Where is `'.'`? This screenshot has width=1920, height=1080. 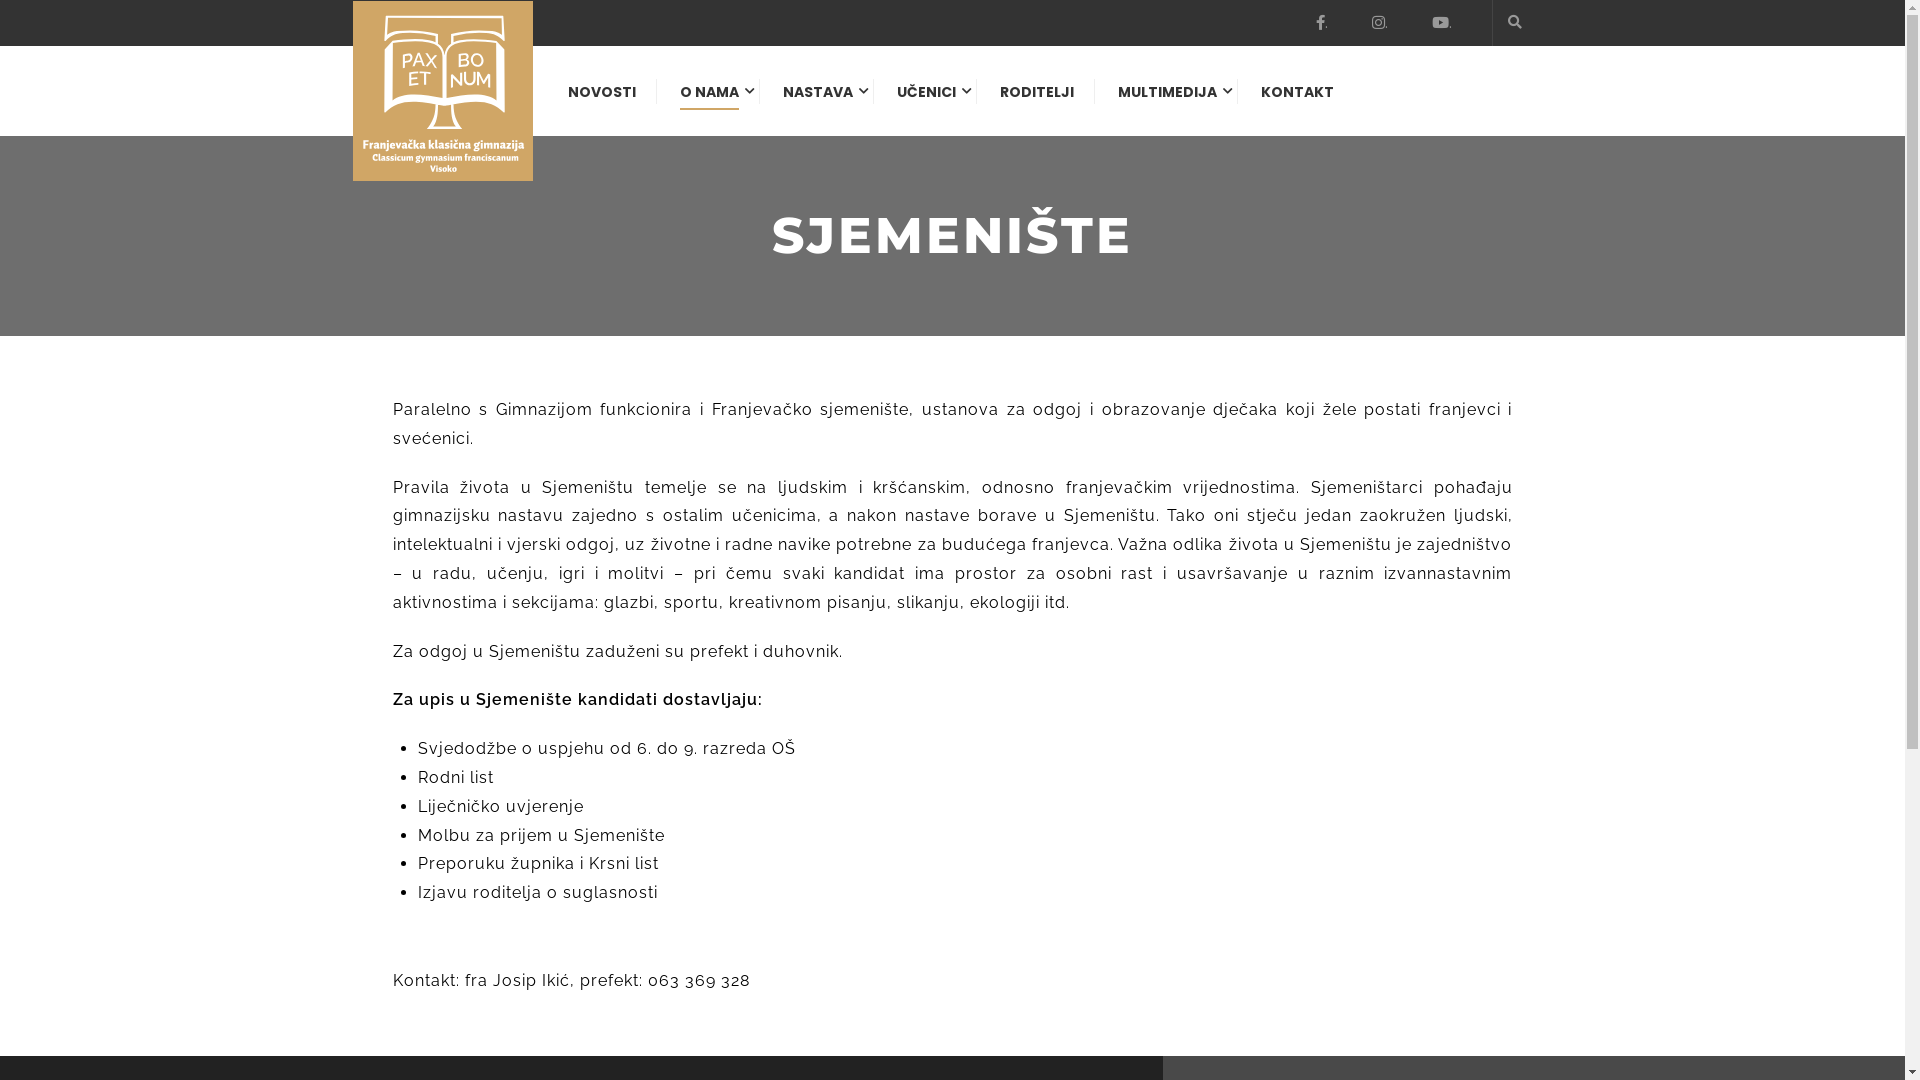
'.' is located at coordinates (1315, 22).